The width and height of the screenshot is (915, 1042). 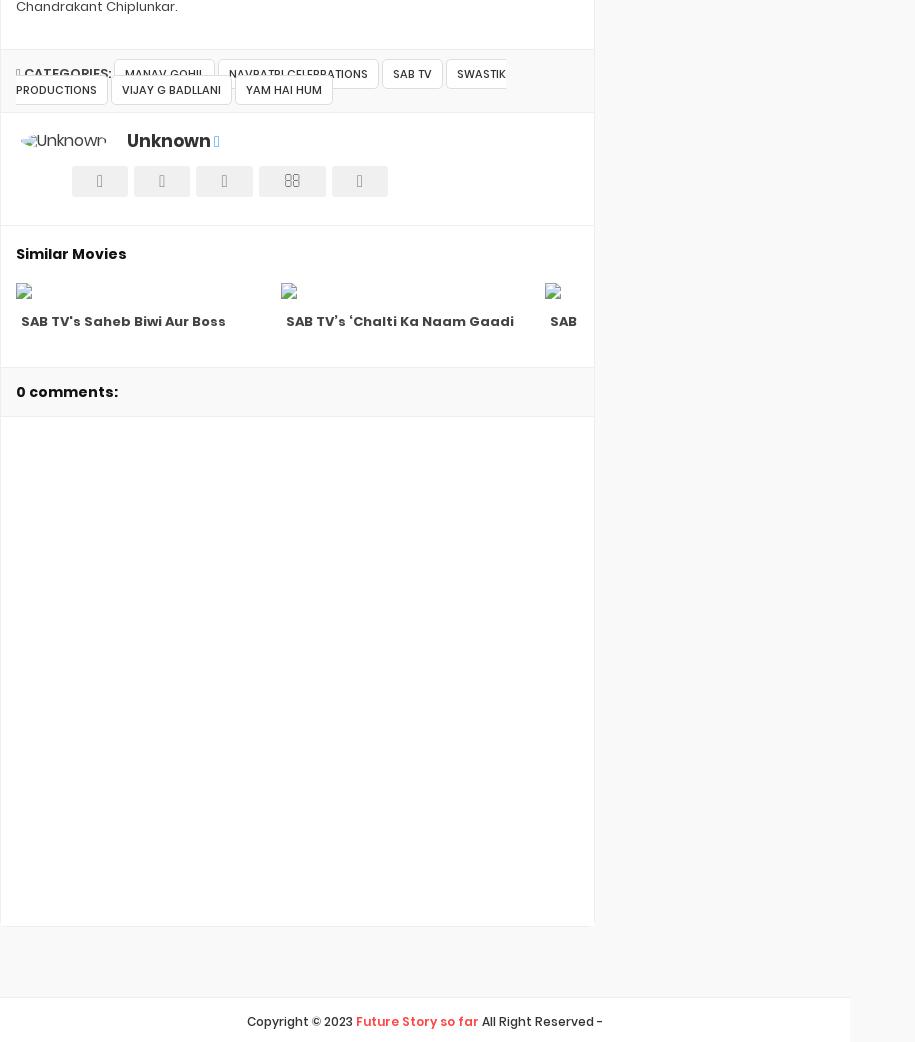 I want to click on 'Navratri celebrations', so click(x=296, y=72).